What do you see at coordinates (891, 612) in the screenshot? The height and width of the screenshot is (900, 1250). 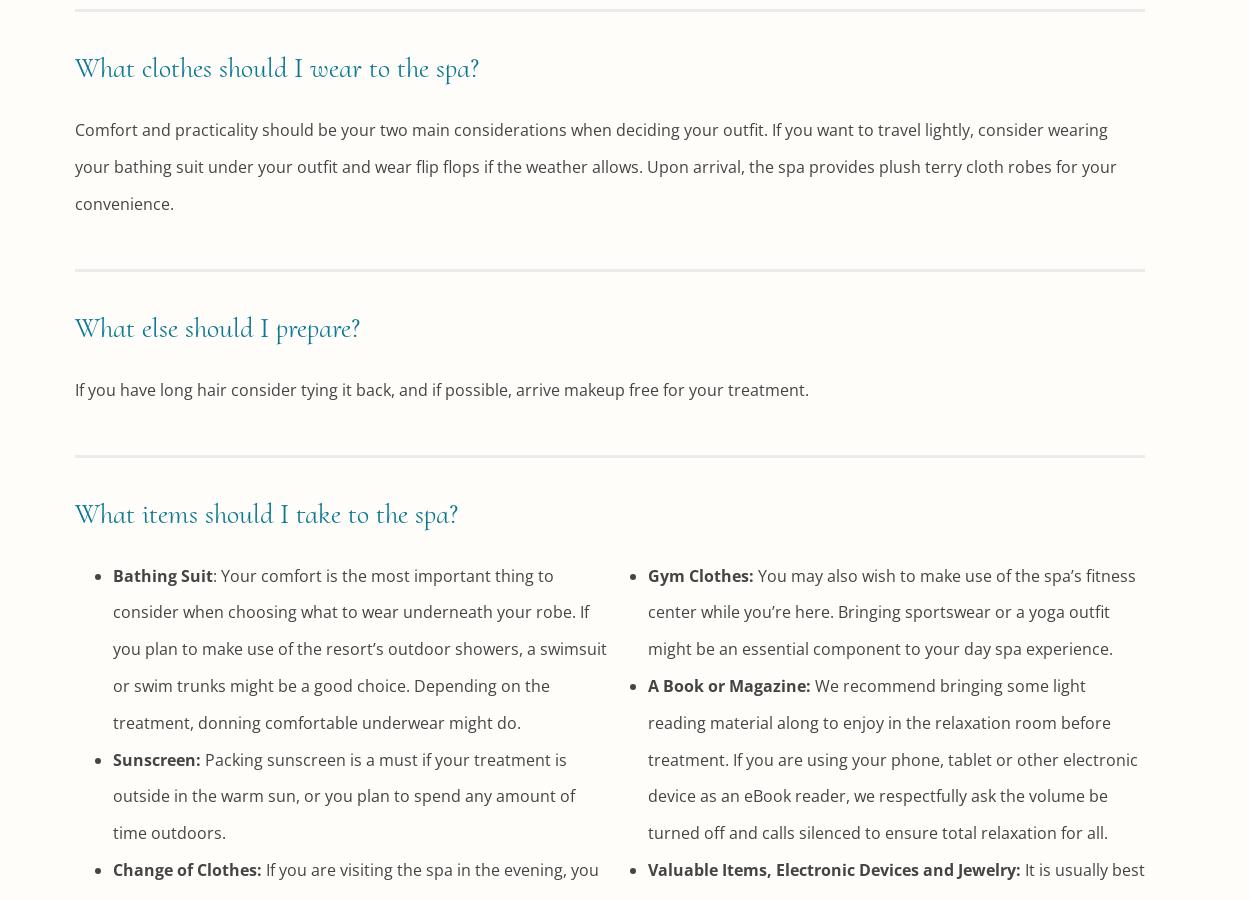 I see `'You may also wish to make use of the spa’s fitness center while you’re here. Bringing sportswear or a yoga outfit might be an essential component to your day spa experience.'` at bounding box center [891, 612].